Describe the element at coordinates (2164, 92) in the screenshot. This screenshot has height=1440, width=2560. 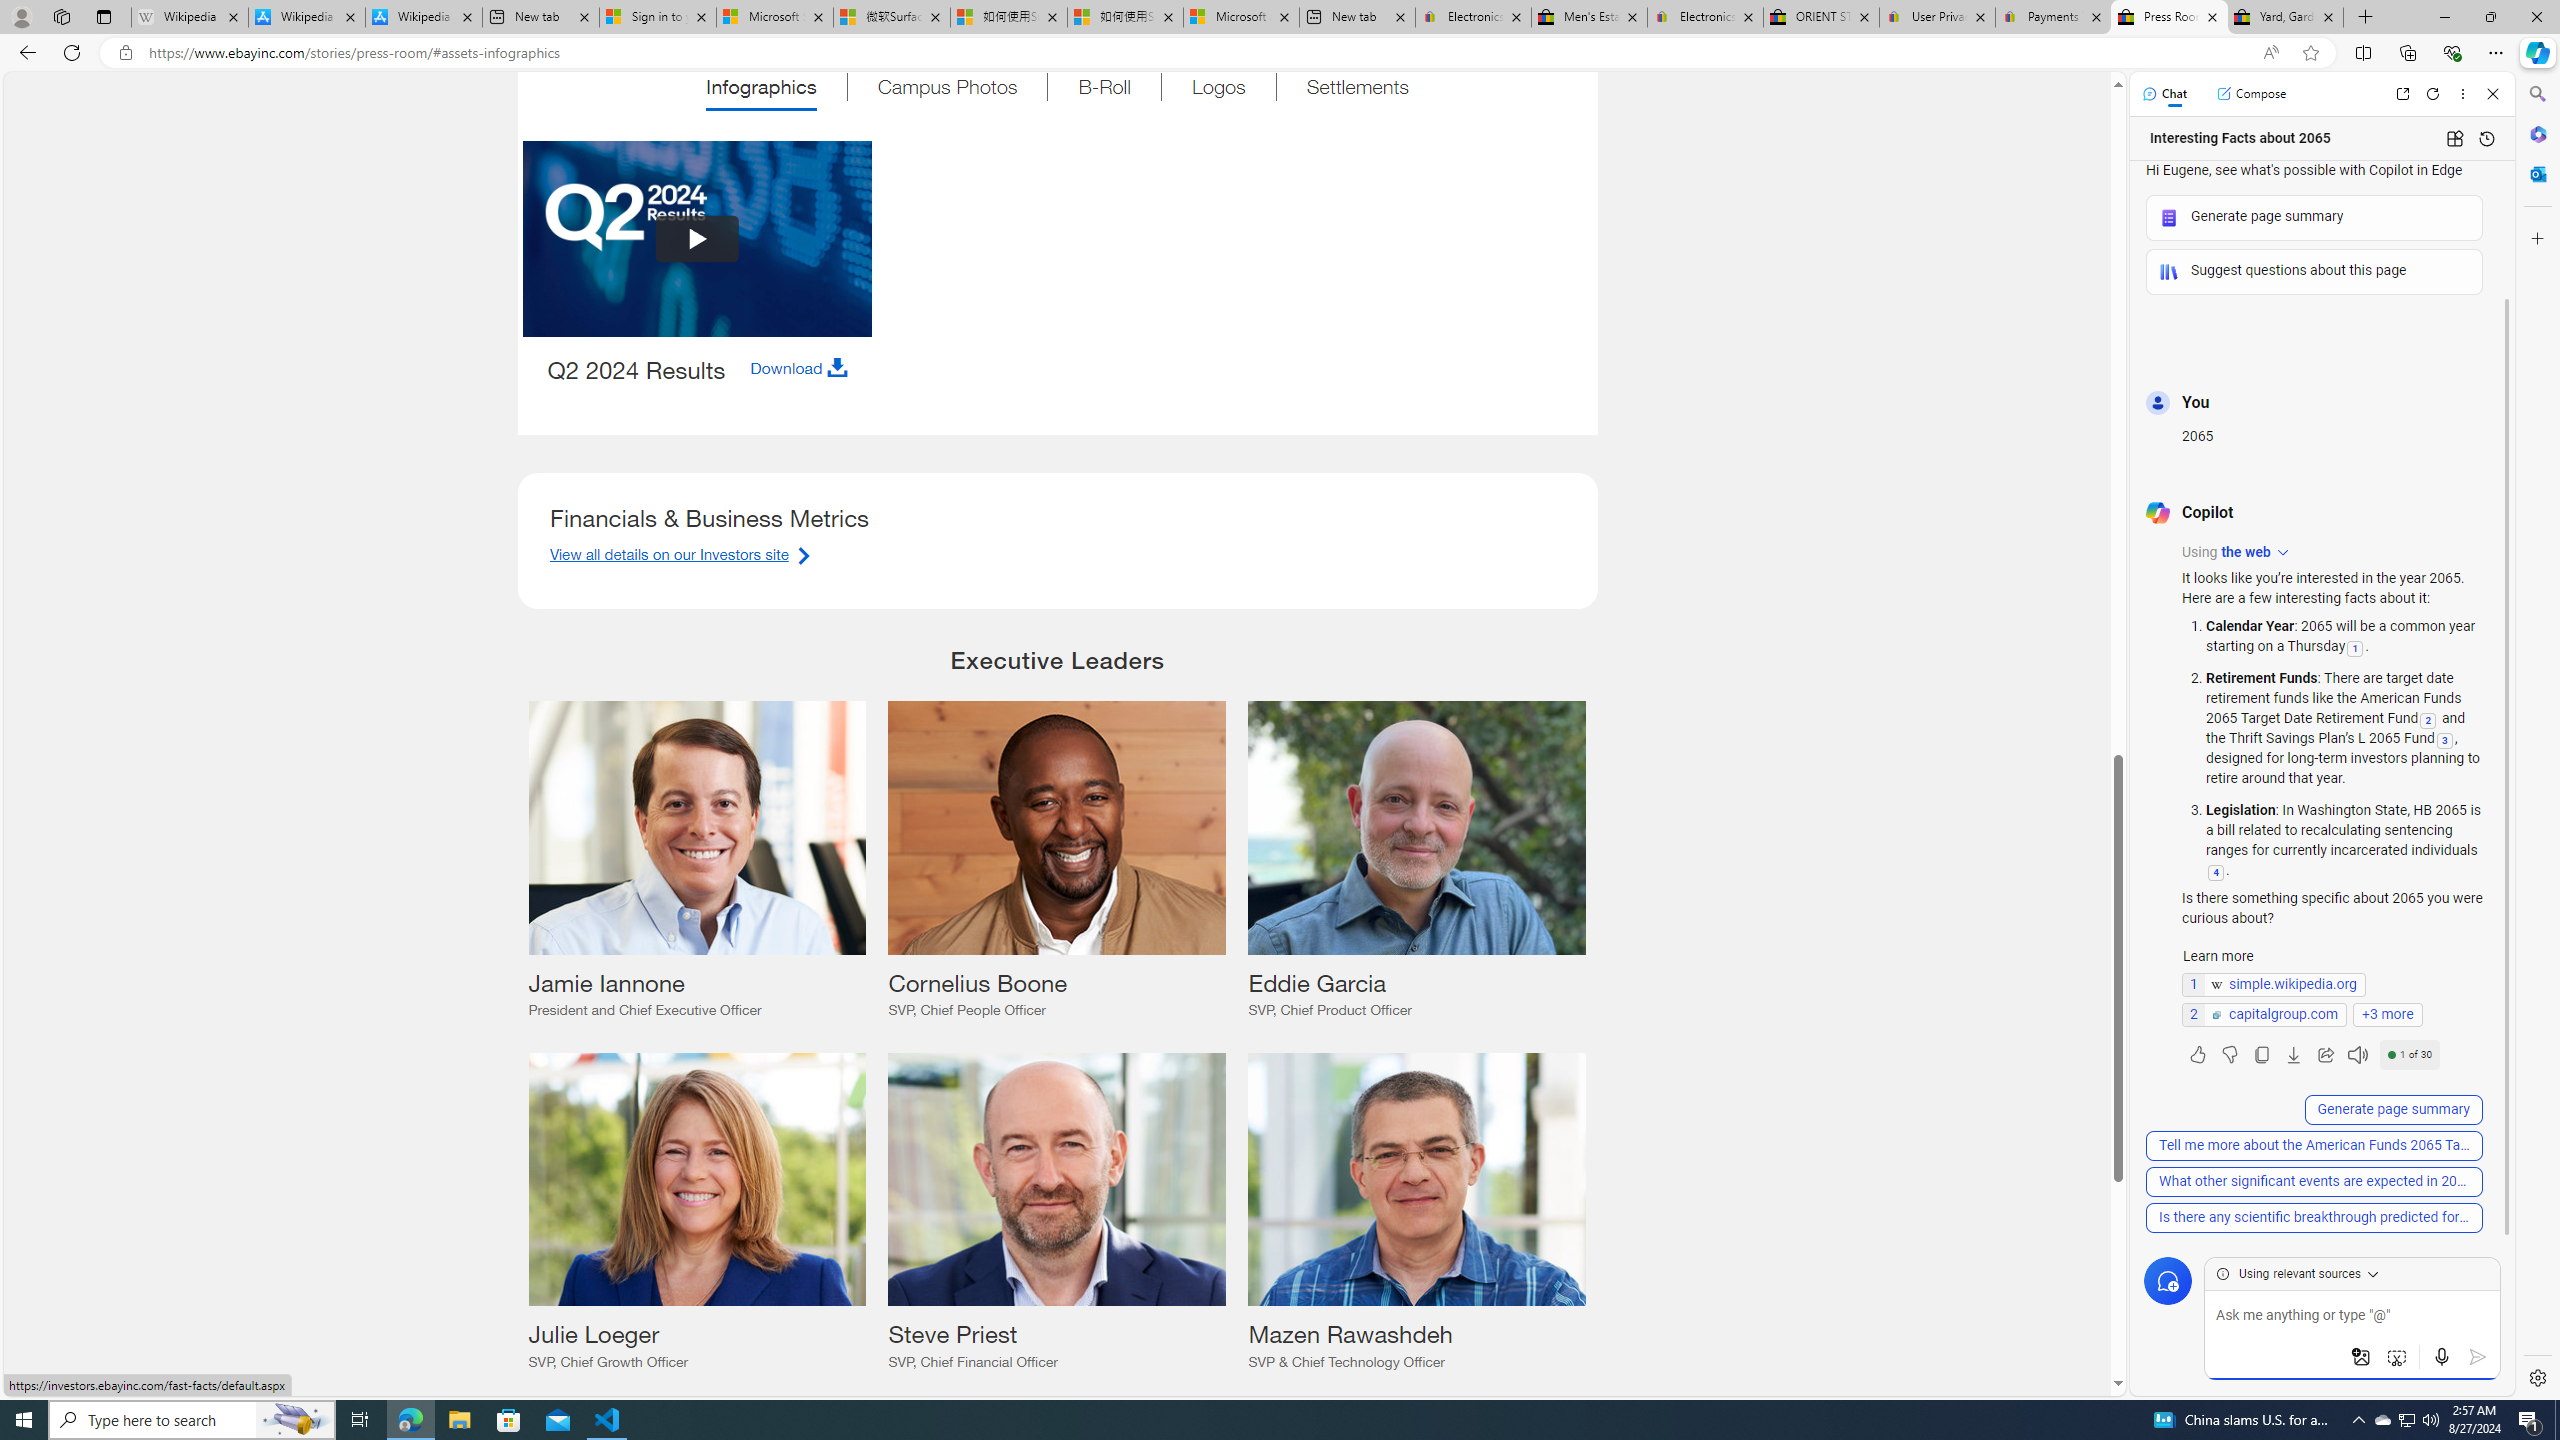
I see `'Chat'` at that location.